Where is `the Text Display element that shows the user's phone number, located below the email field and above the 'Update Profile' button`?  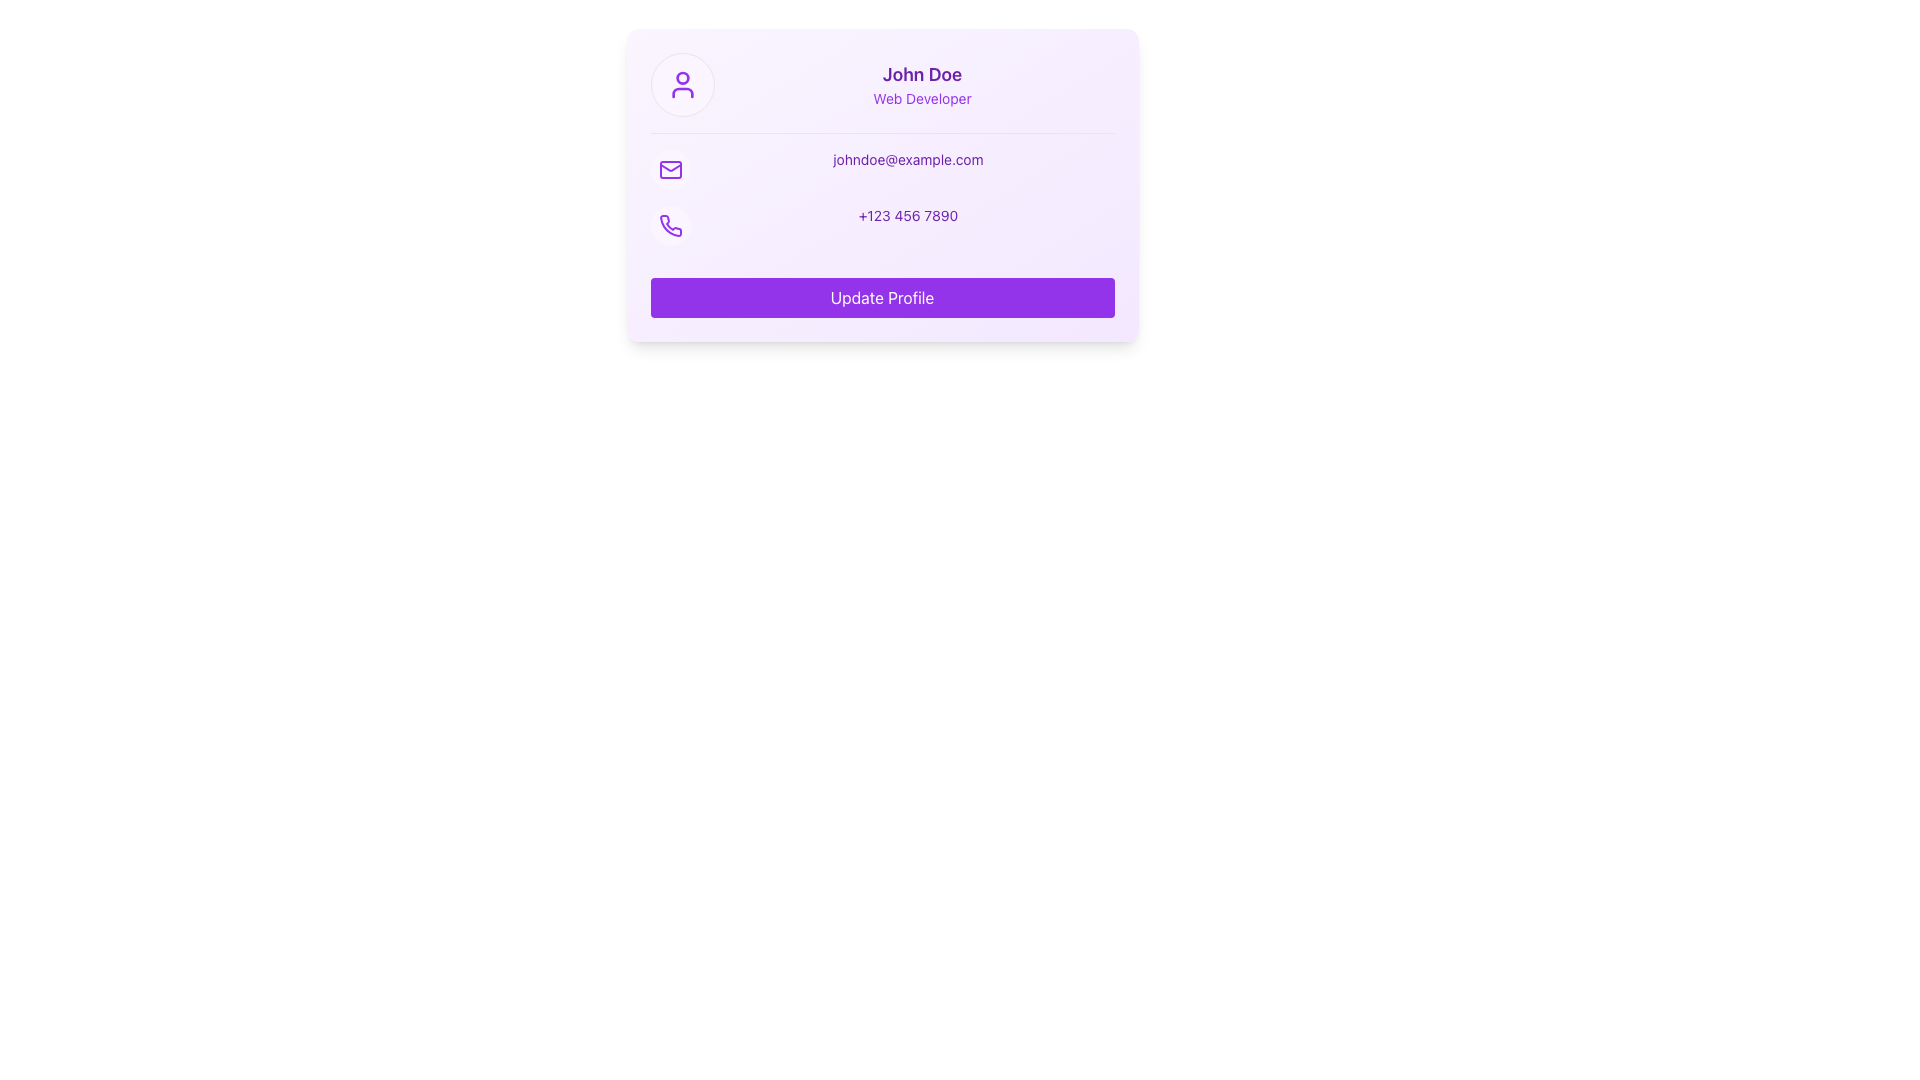
the Text Display element that shows the user's phone number, located below the email field and above the 'Update Profile' button is located at coordinates (881, 225).